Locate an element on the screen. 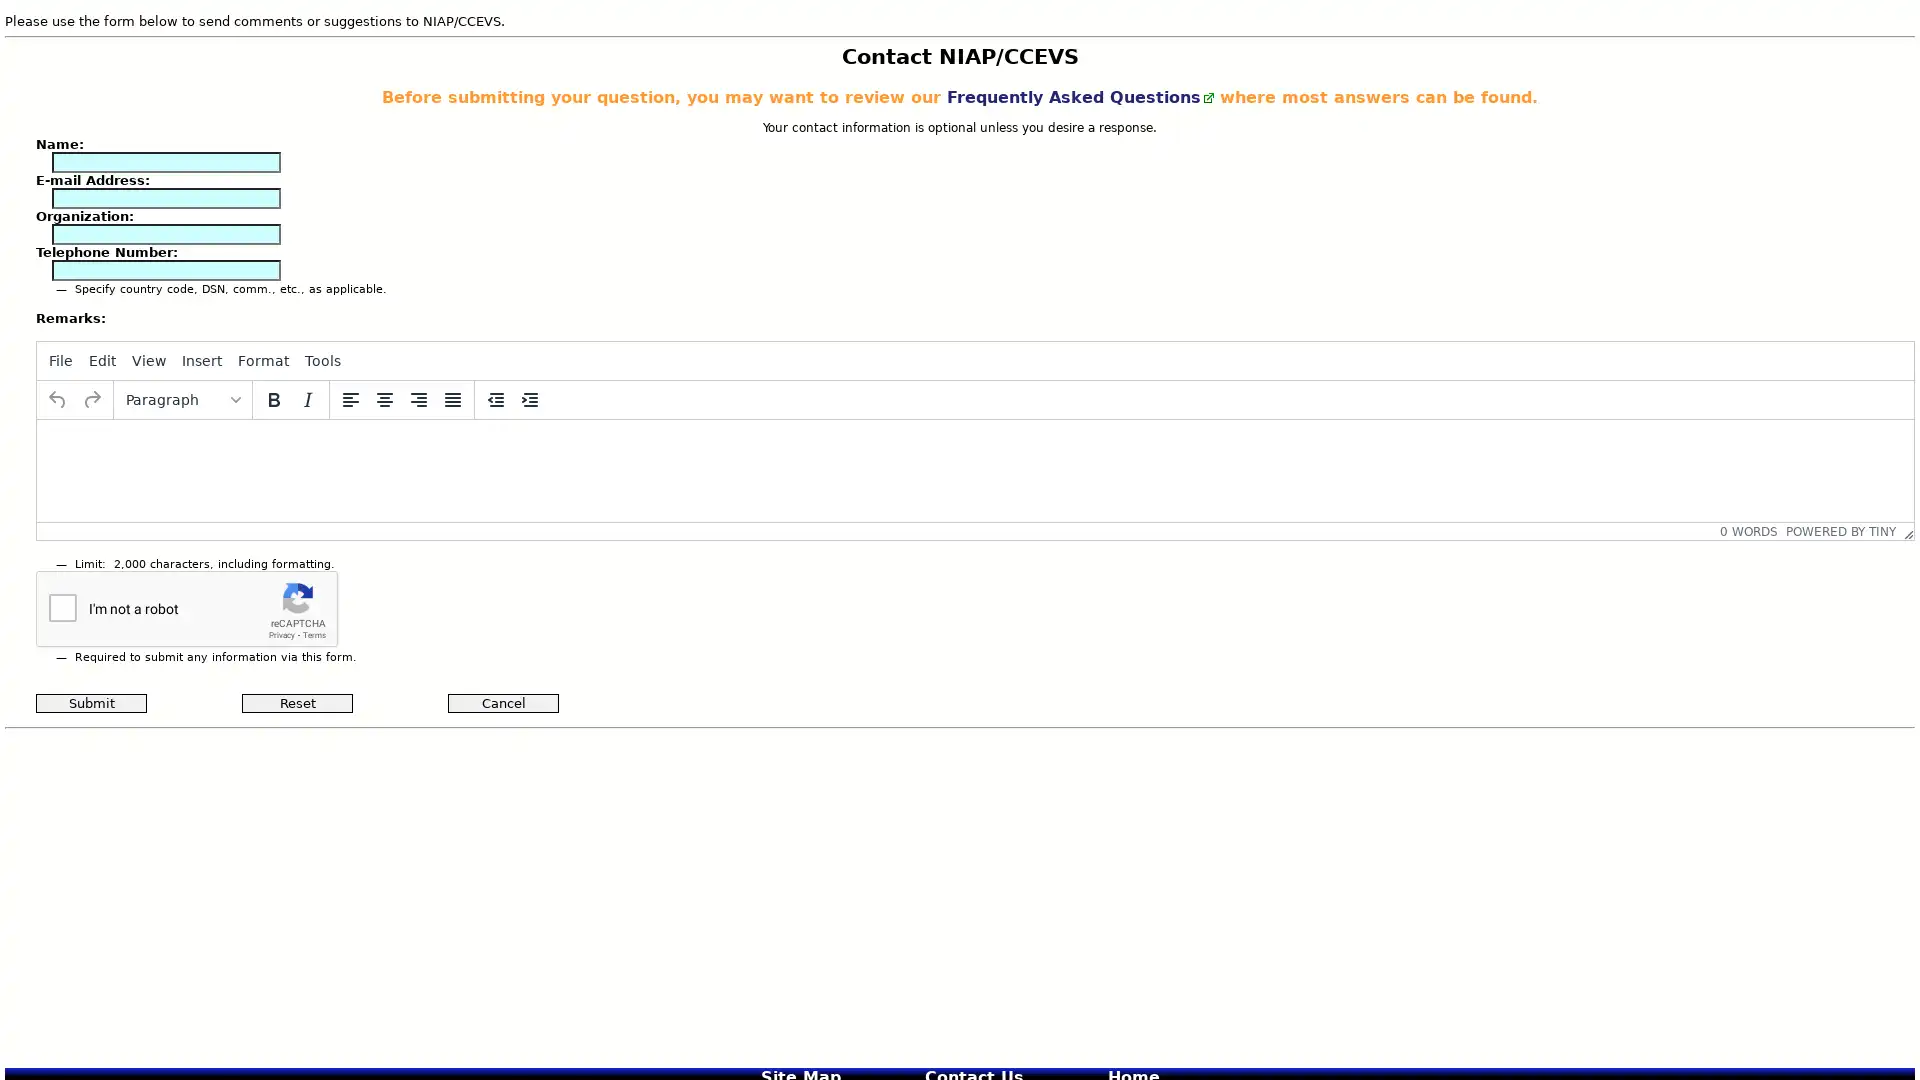 This screenshot has height=1080, width=1920. Undo is located at coordinates (57, 400).